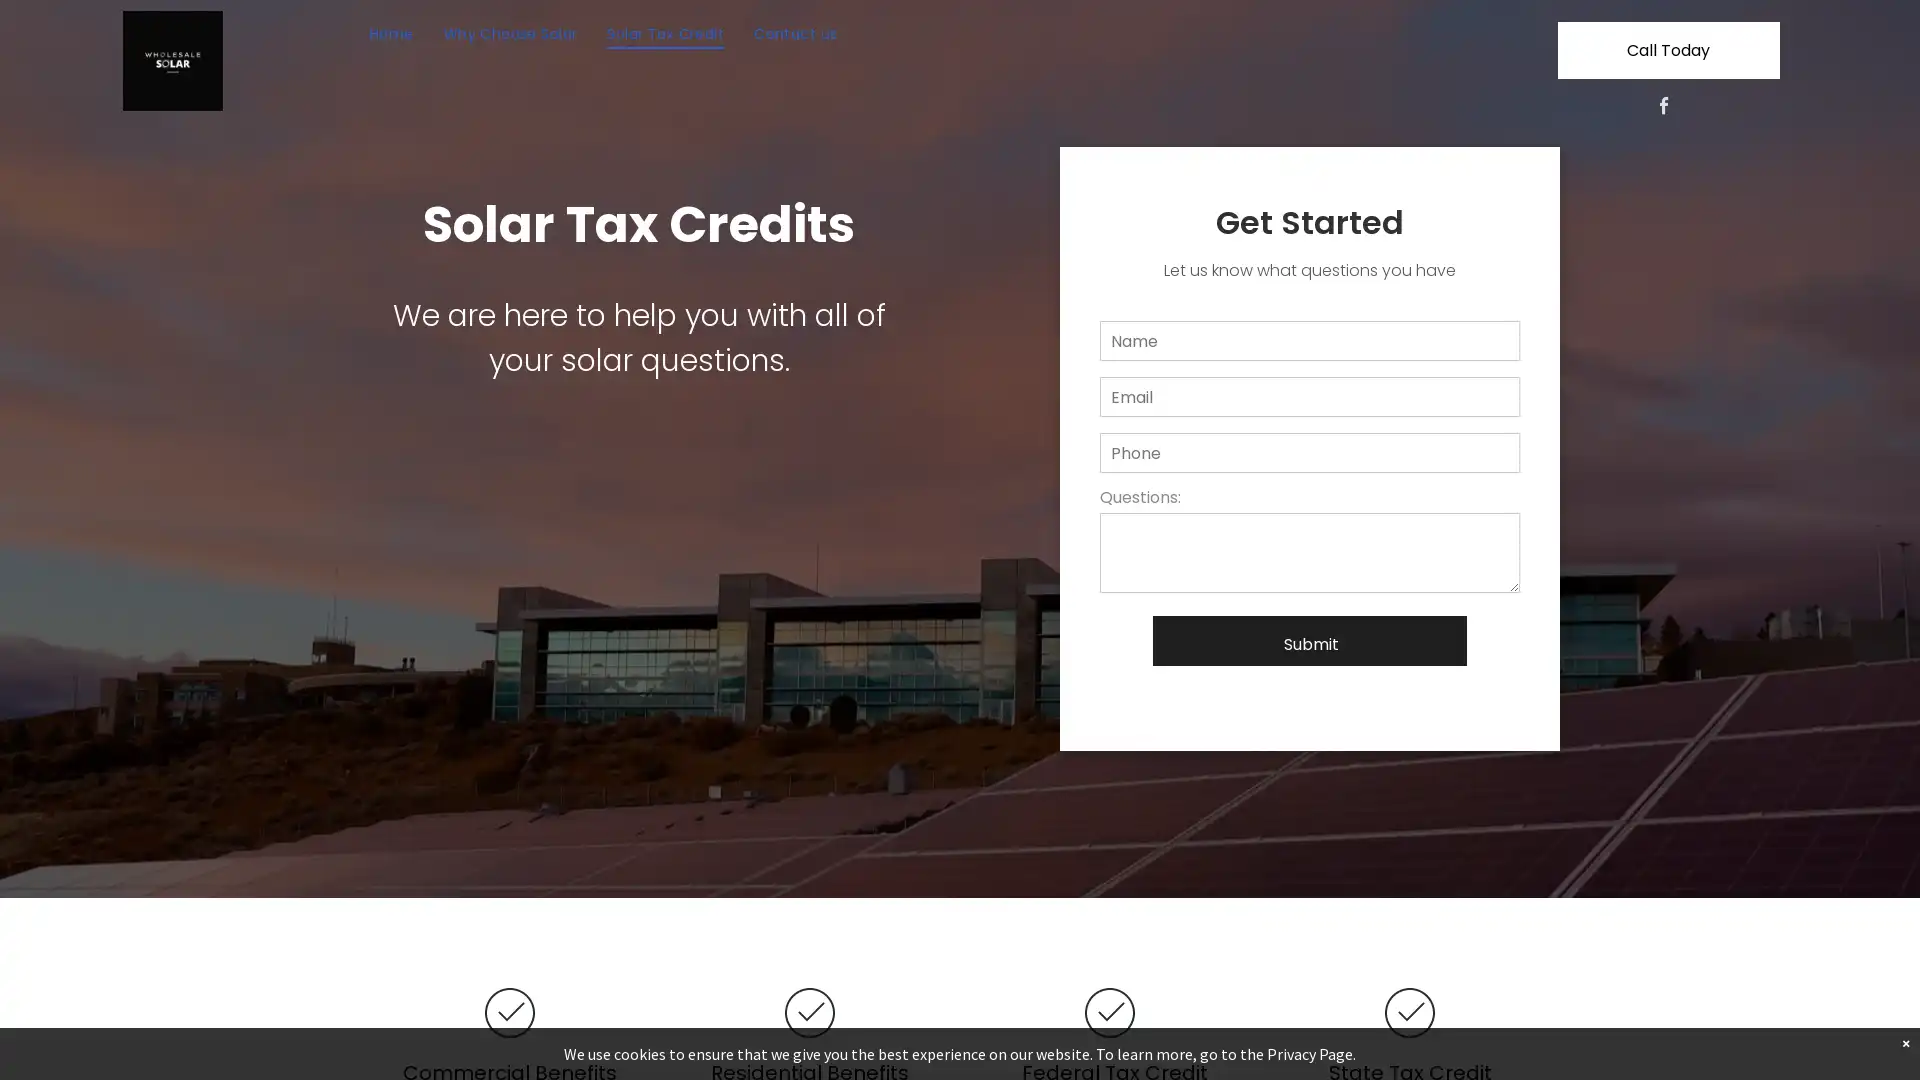 The image size is (1920, 1080). What do you see at coordinates (1311, 644) in the screenshot?
I see `Submit` at bounding box center [1311, 644].